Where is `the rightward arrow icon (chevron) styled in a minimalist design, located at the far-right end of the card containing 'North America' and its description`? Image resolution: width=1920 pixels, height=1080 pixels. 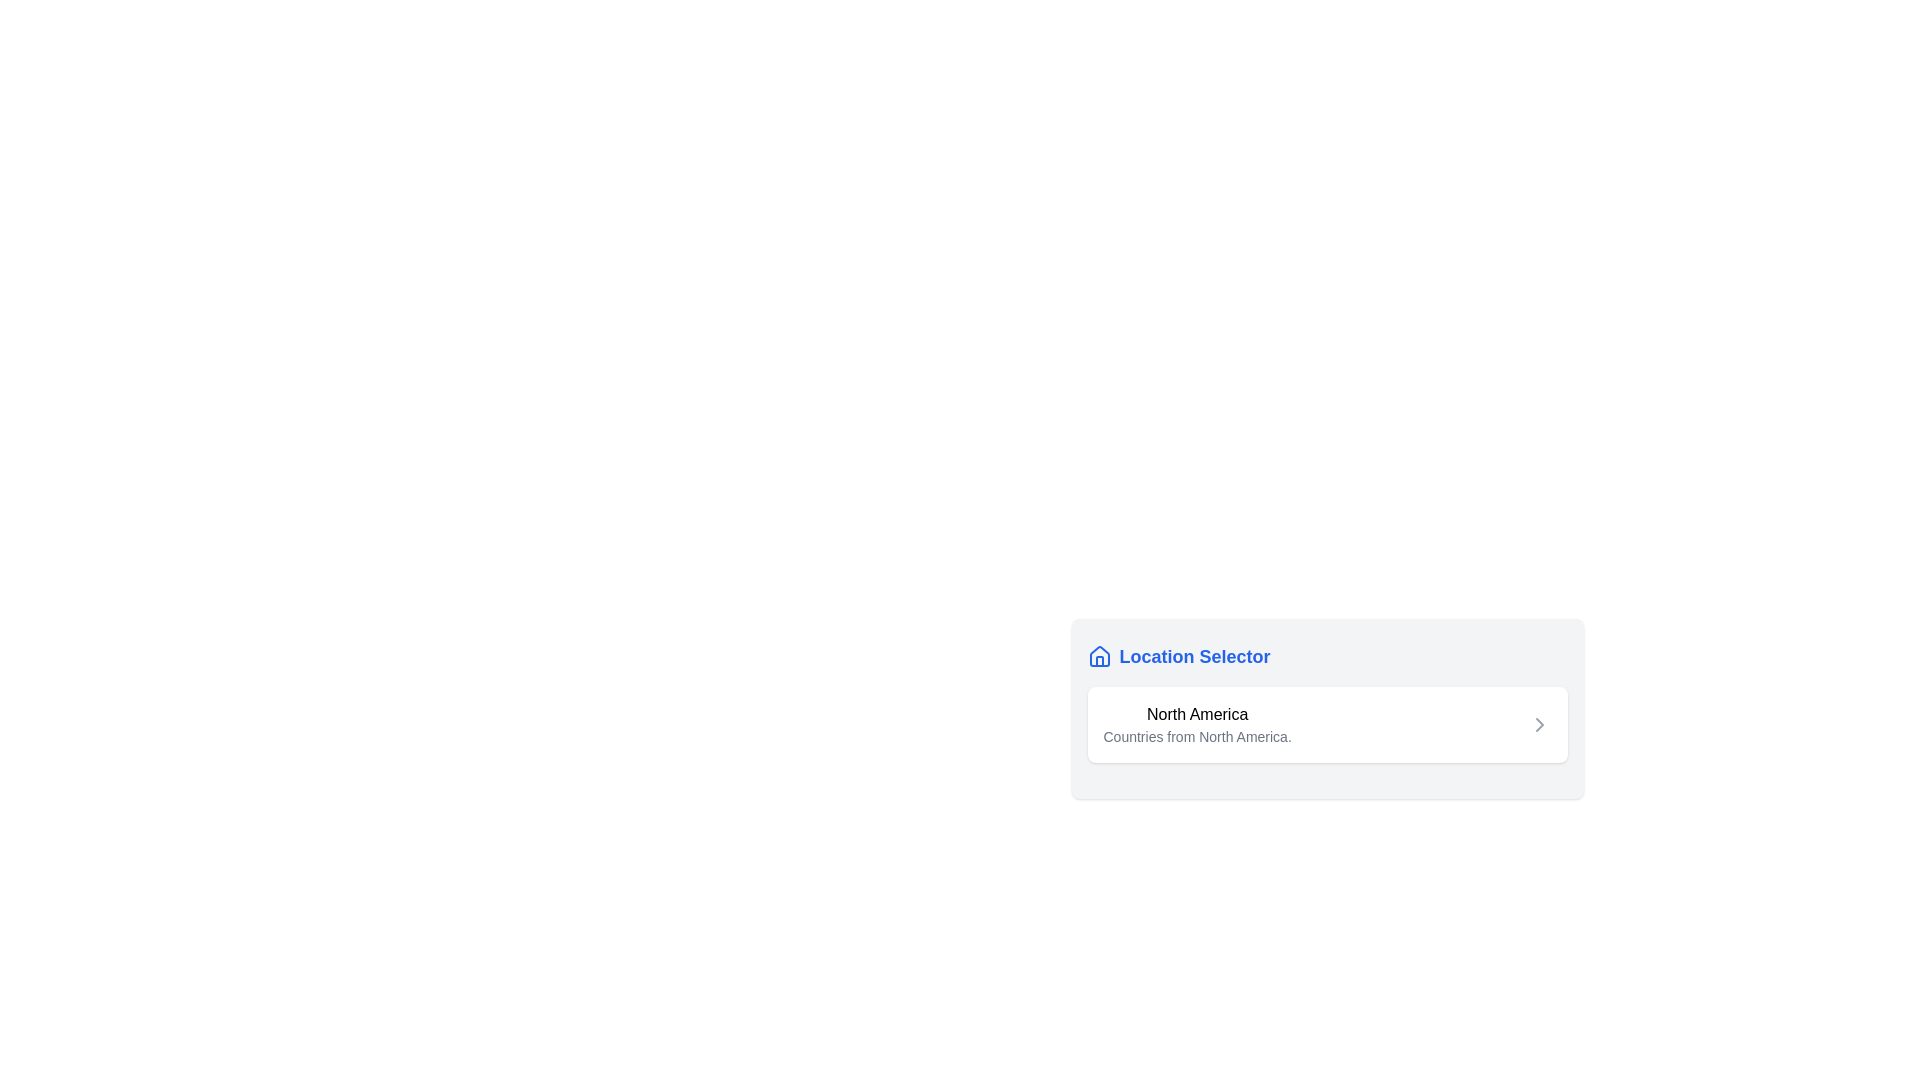
the rightward arrow icon (chevron) styled in a minimalist design, located at the far-right end of the card containing 'North America' and its description is located at coordinates (1538, 725).